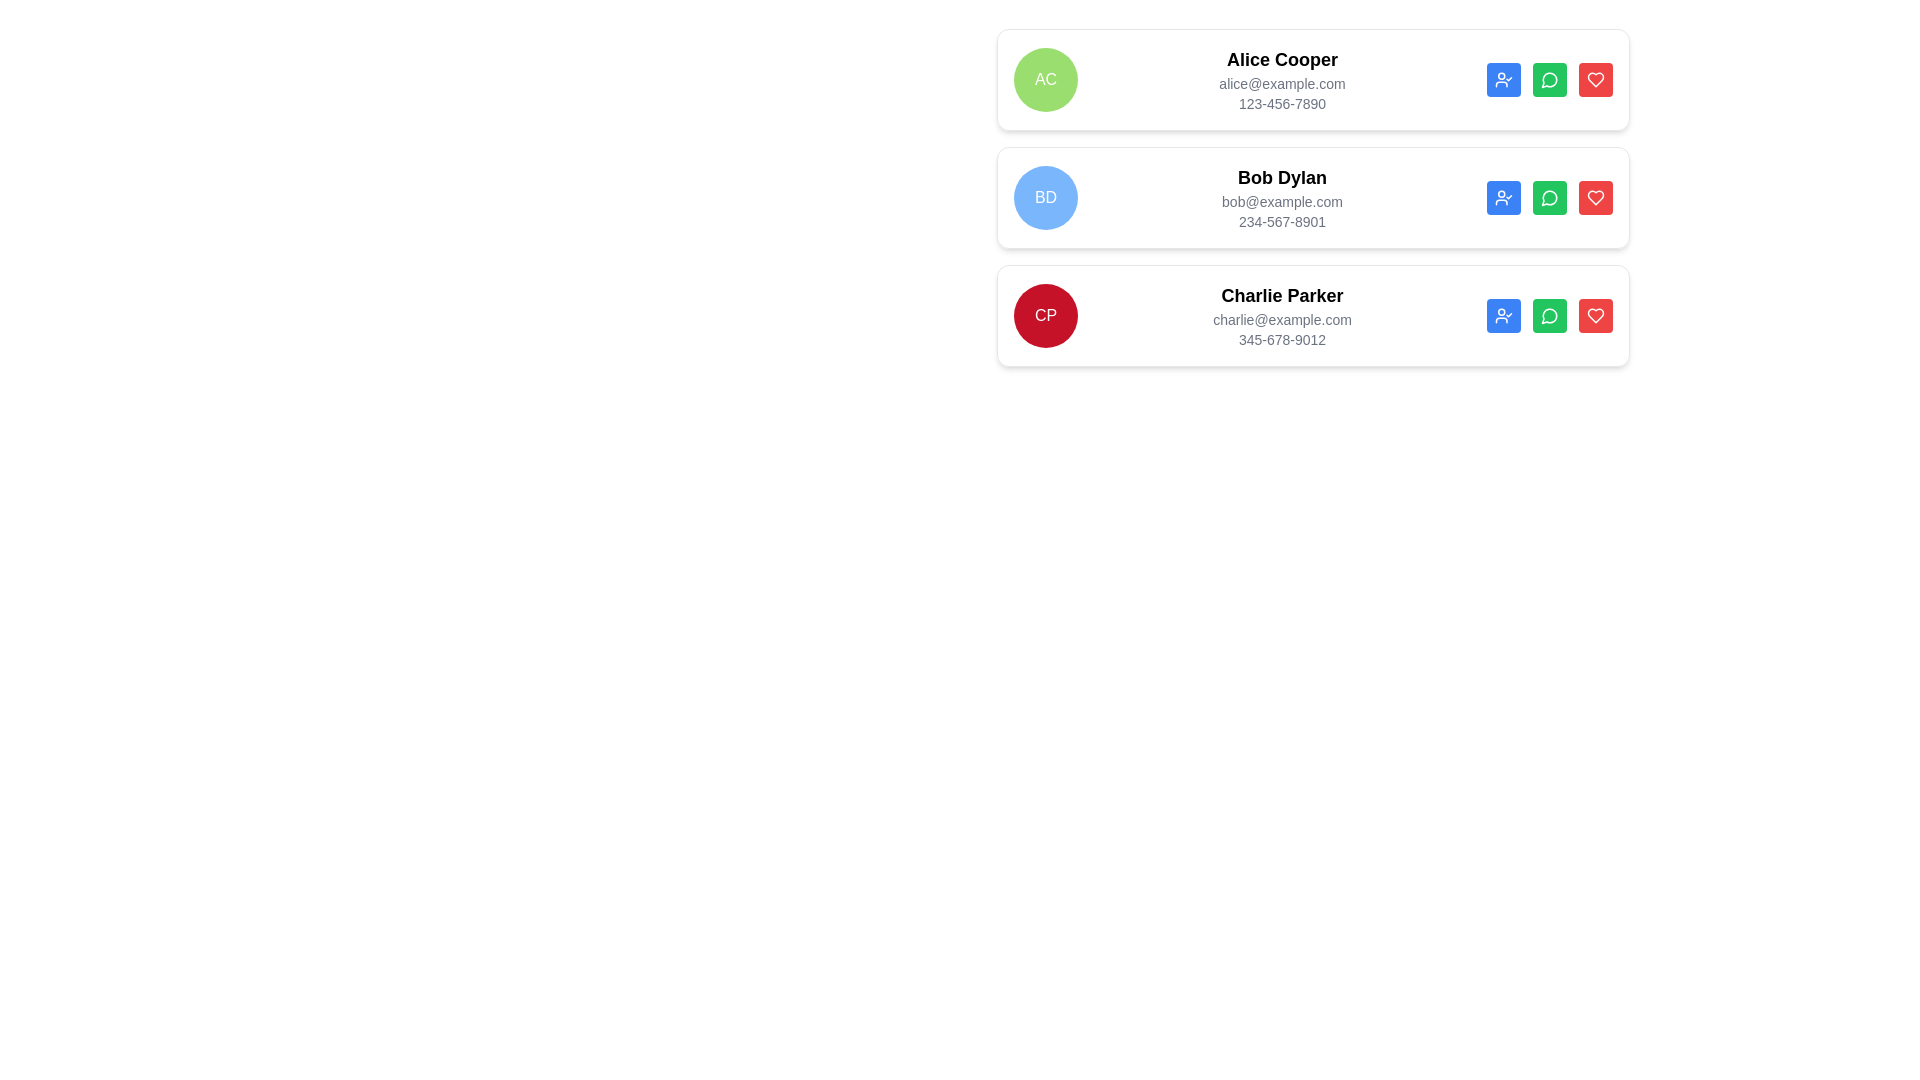  Describe the element at coordinates (1282, 176) in the screenshot. I see `the text label 'Bob Dylan' which is styled in bold, black text at the top of a segmented card containing related information` at that location.